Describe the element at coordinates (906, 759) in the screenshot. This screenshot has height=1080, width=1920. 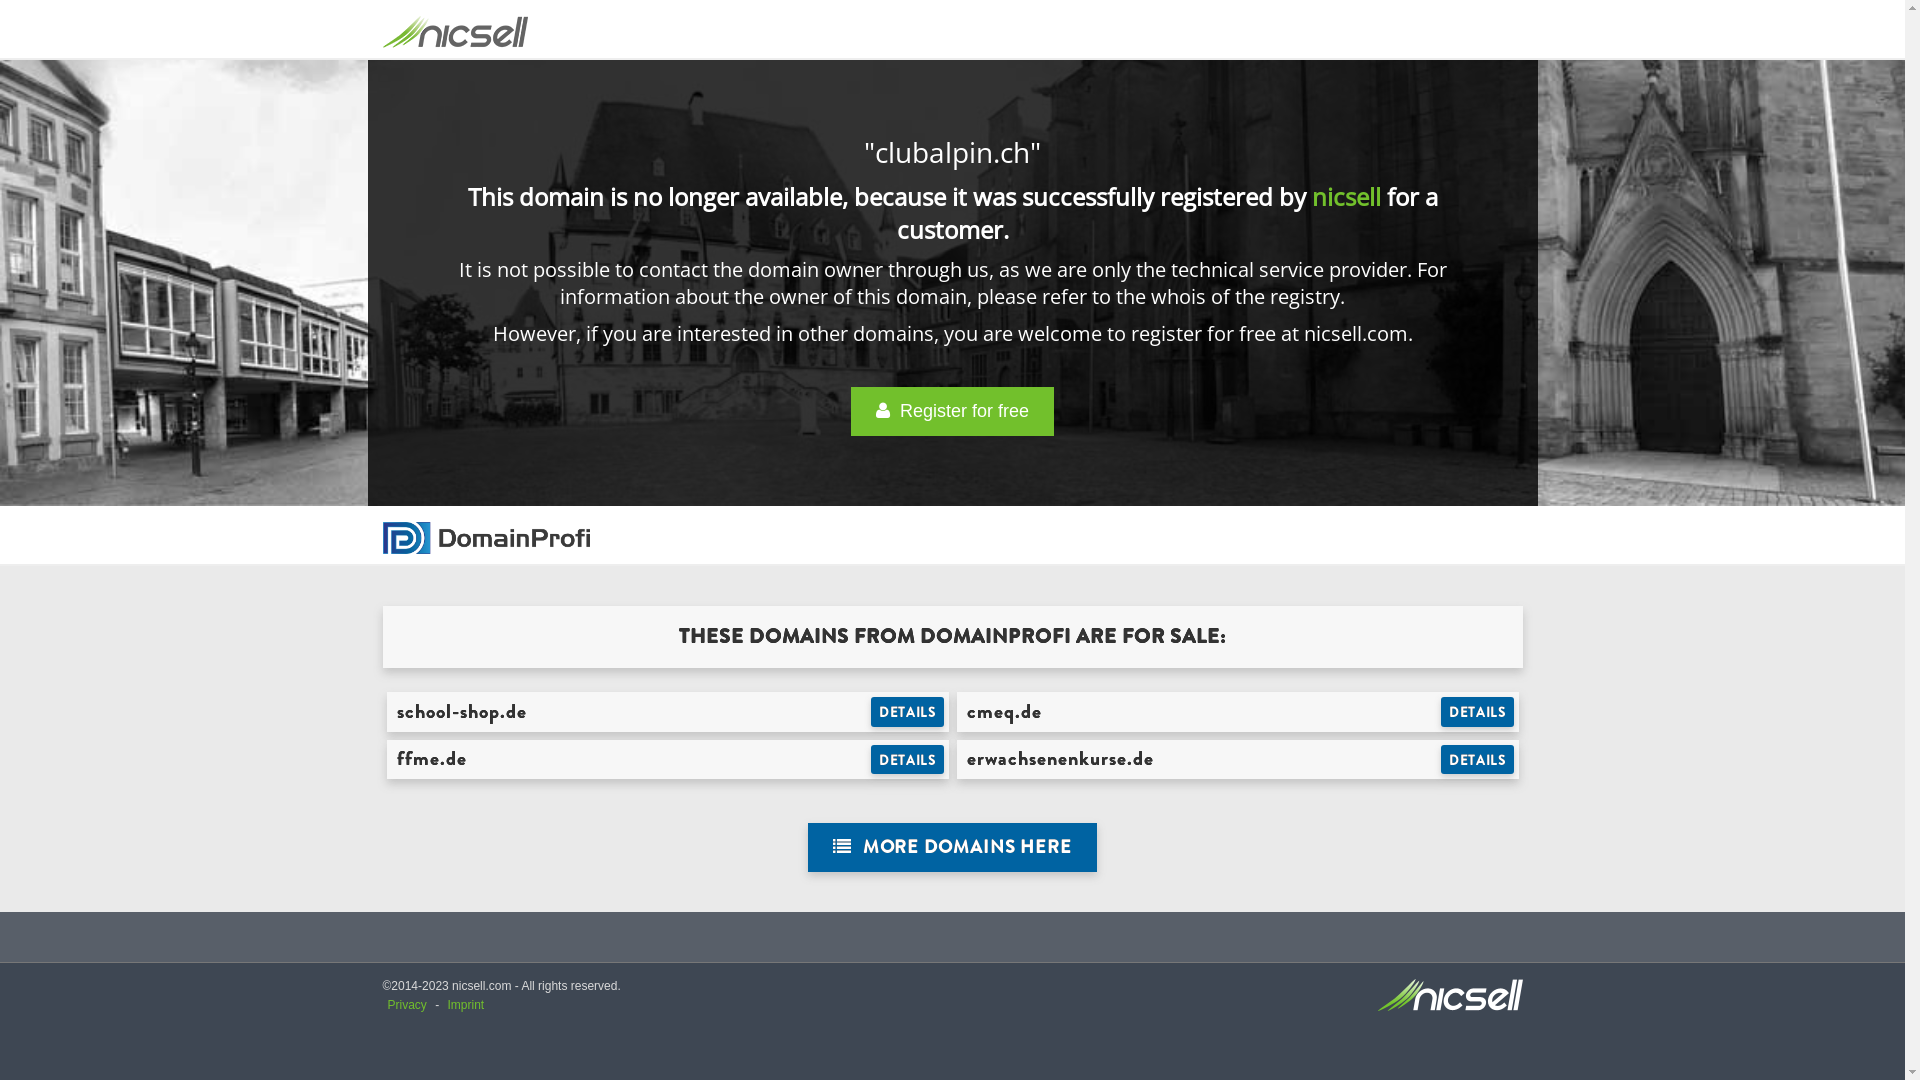
I see `'DETAILS'` at that location.